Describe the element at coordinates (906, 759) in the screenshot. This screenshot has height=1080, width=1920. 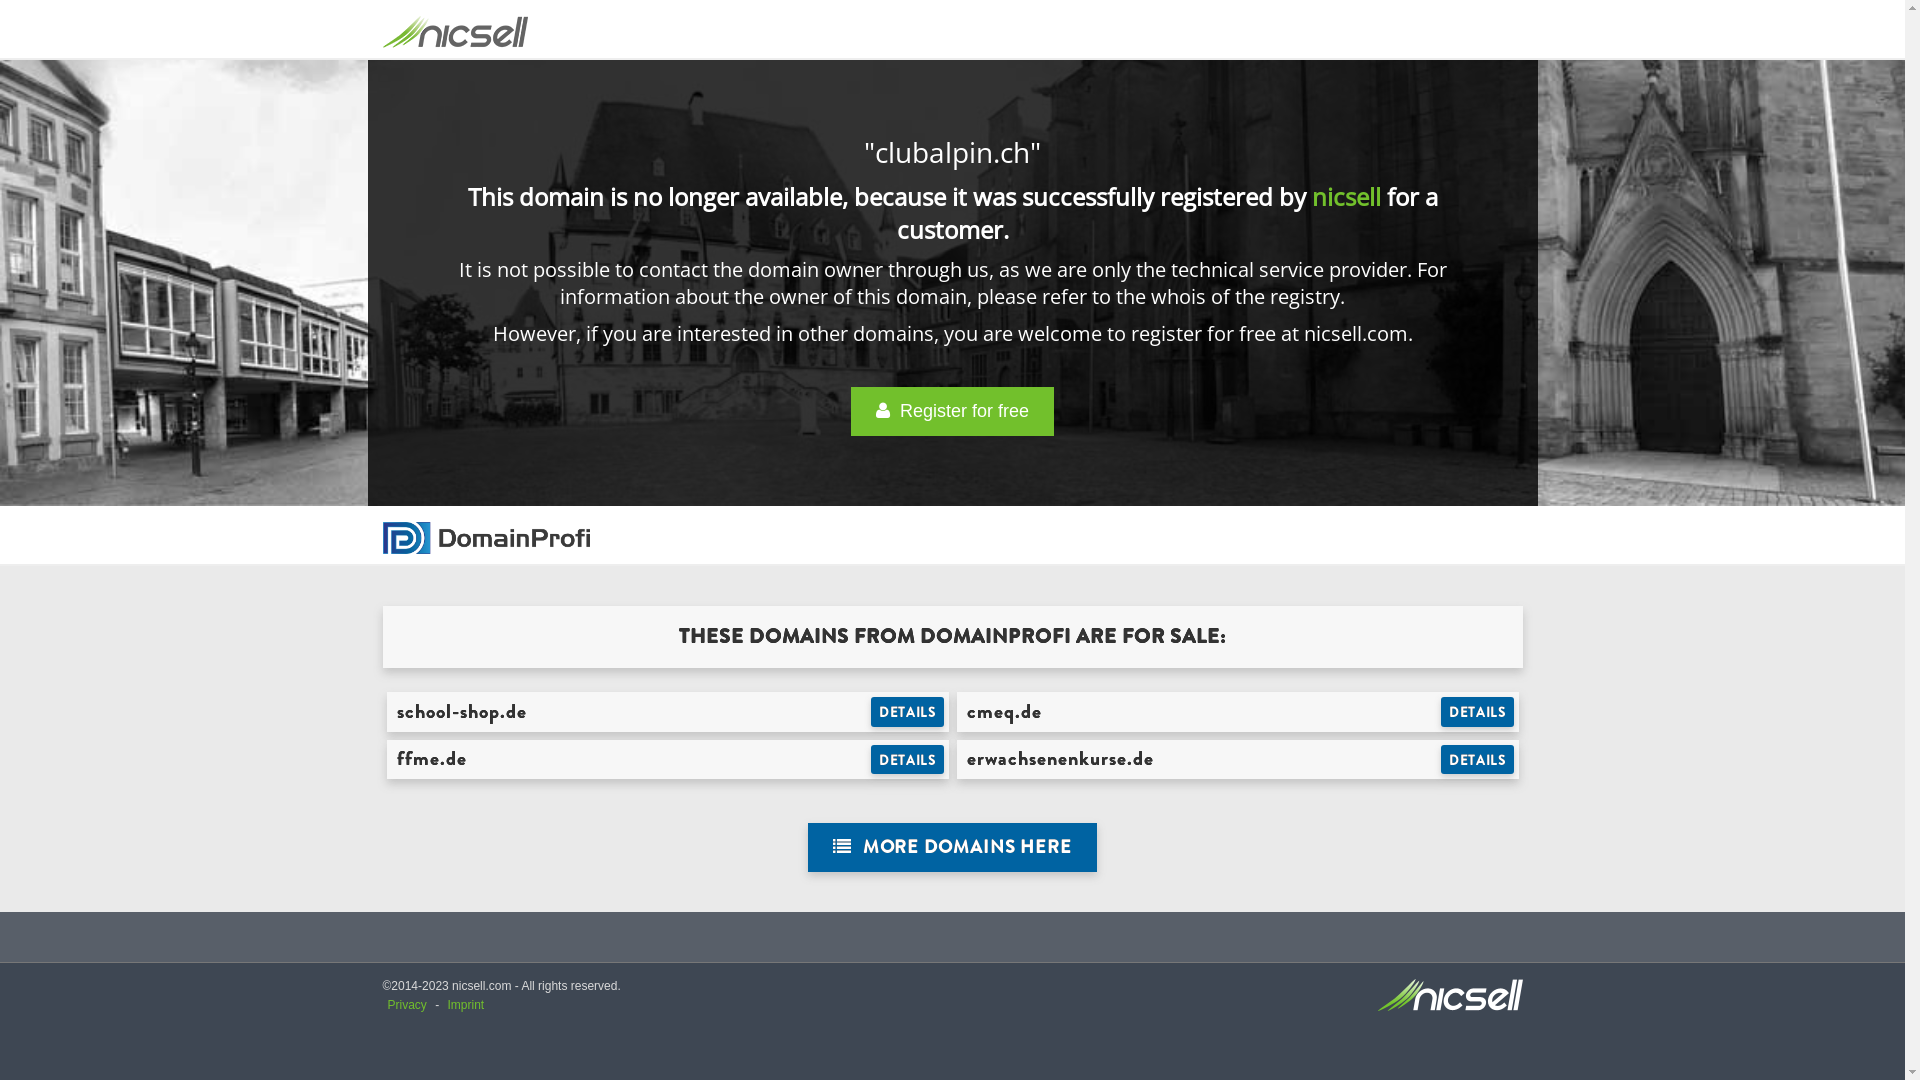
I see `'DETAILS'` at that location.